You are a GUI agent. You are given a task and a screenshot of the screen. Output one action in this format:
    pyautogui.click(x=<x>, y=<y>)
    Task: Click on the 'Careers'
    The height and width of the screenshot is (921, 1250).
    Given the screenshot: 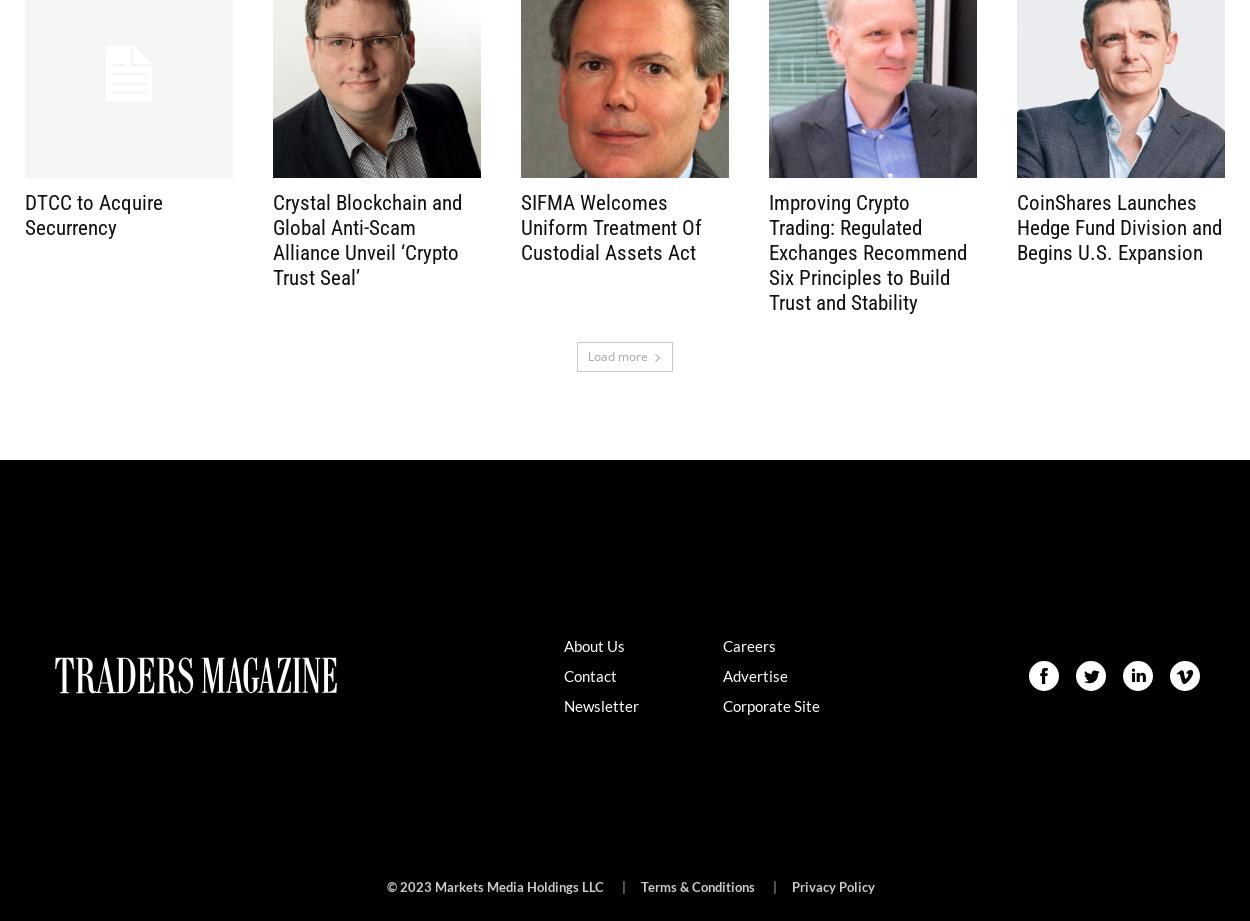 What is the action you would take?
    pyautogui.click(x=747, y=644)
    